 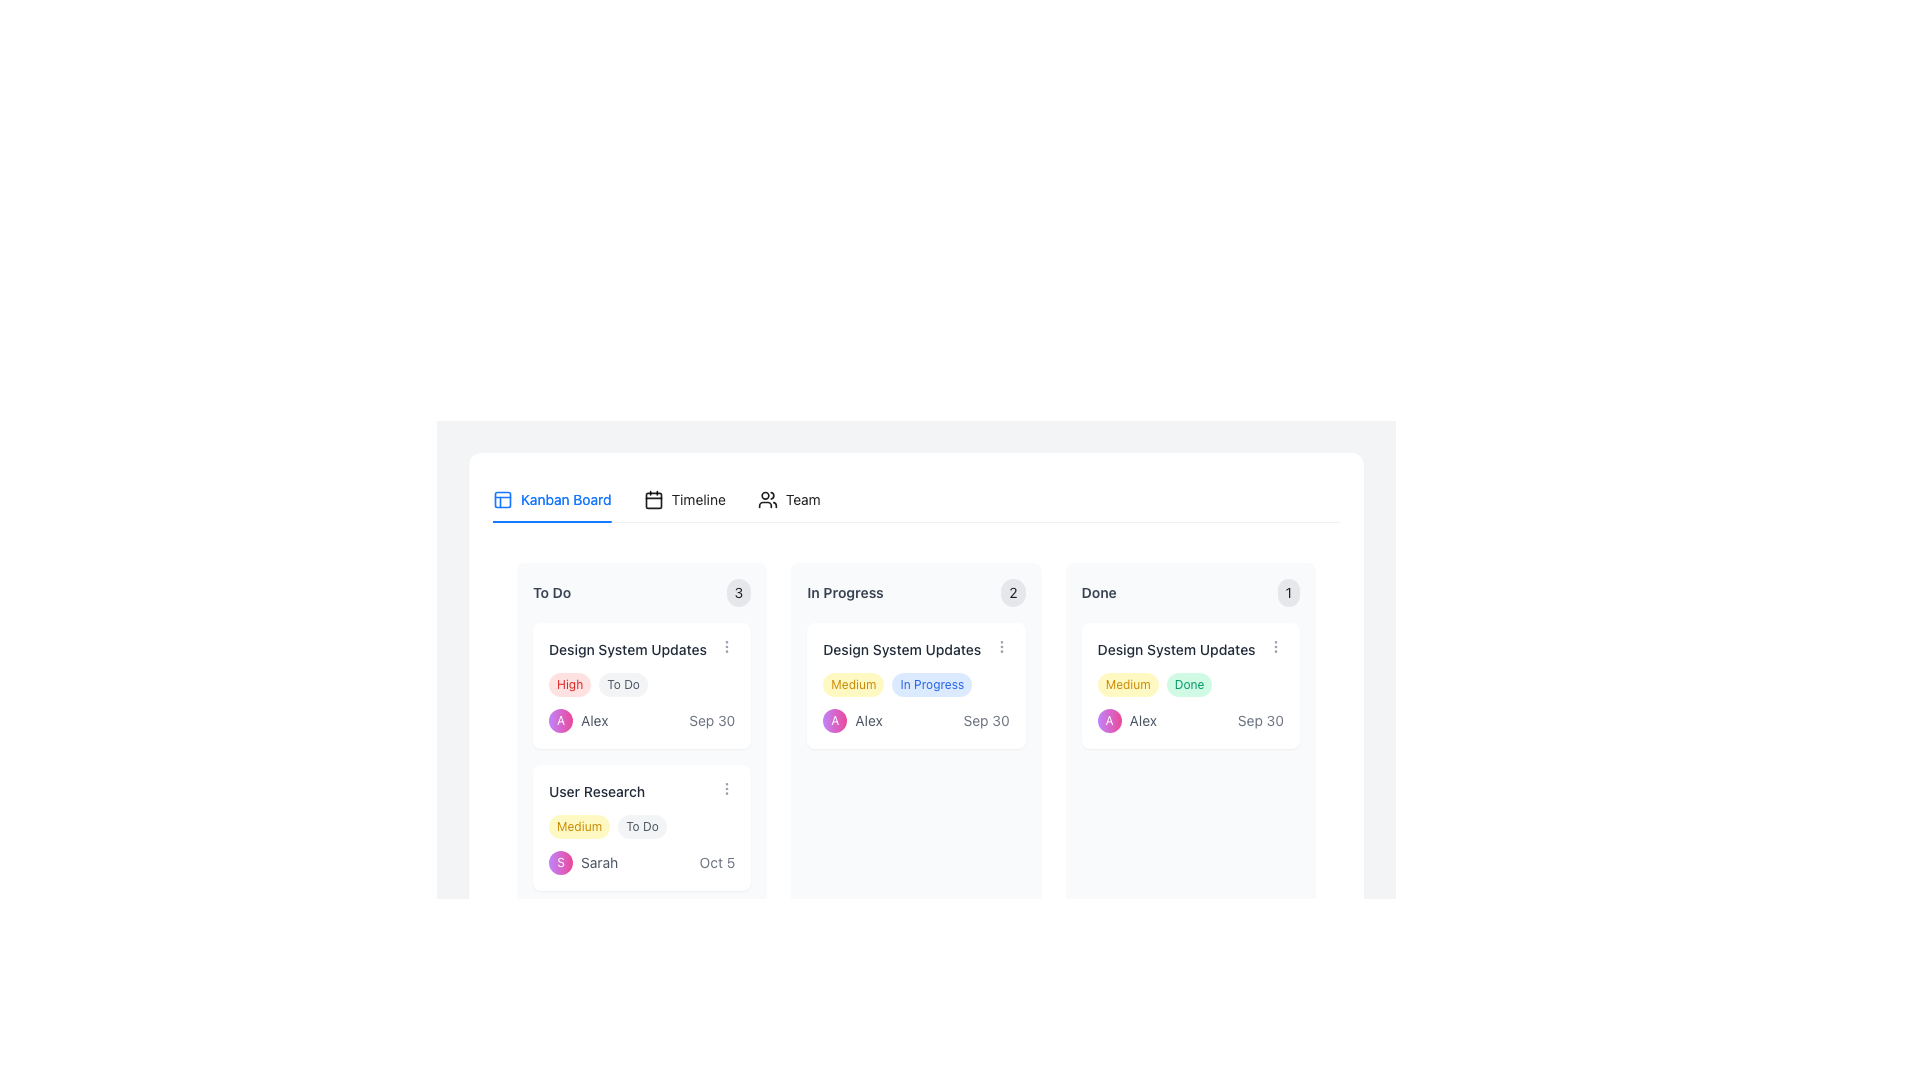 What do you see at coordinates (986, 721) in the screenshot?
I see `the text label in the lower-right corner of the task card in the 'In Progress' column, which provides date-related information` at bounding box center [986, 721].